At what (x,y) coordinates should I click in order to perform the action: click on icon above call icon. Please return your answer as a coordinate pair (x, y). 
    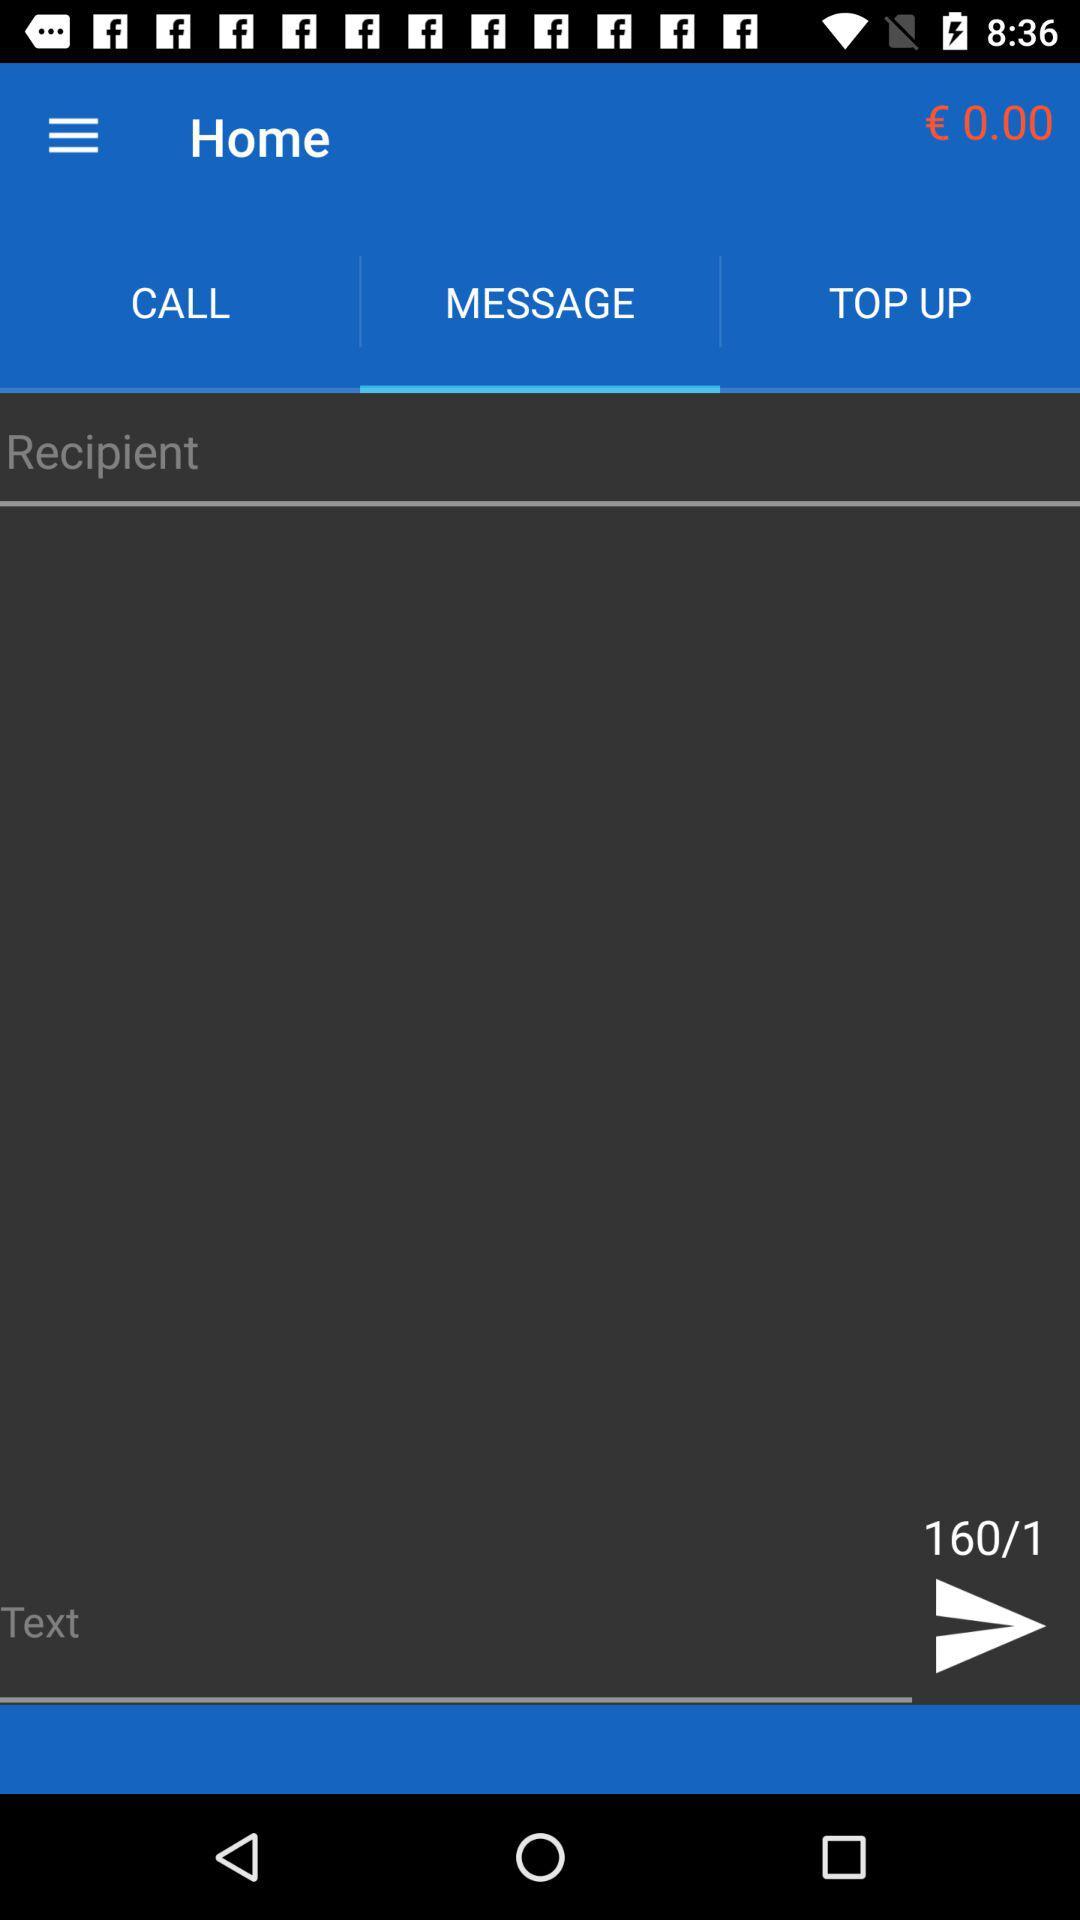
    Looking at the image, I should click on (72, 135).